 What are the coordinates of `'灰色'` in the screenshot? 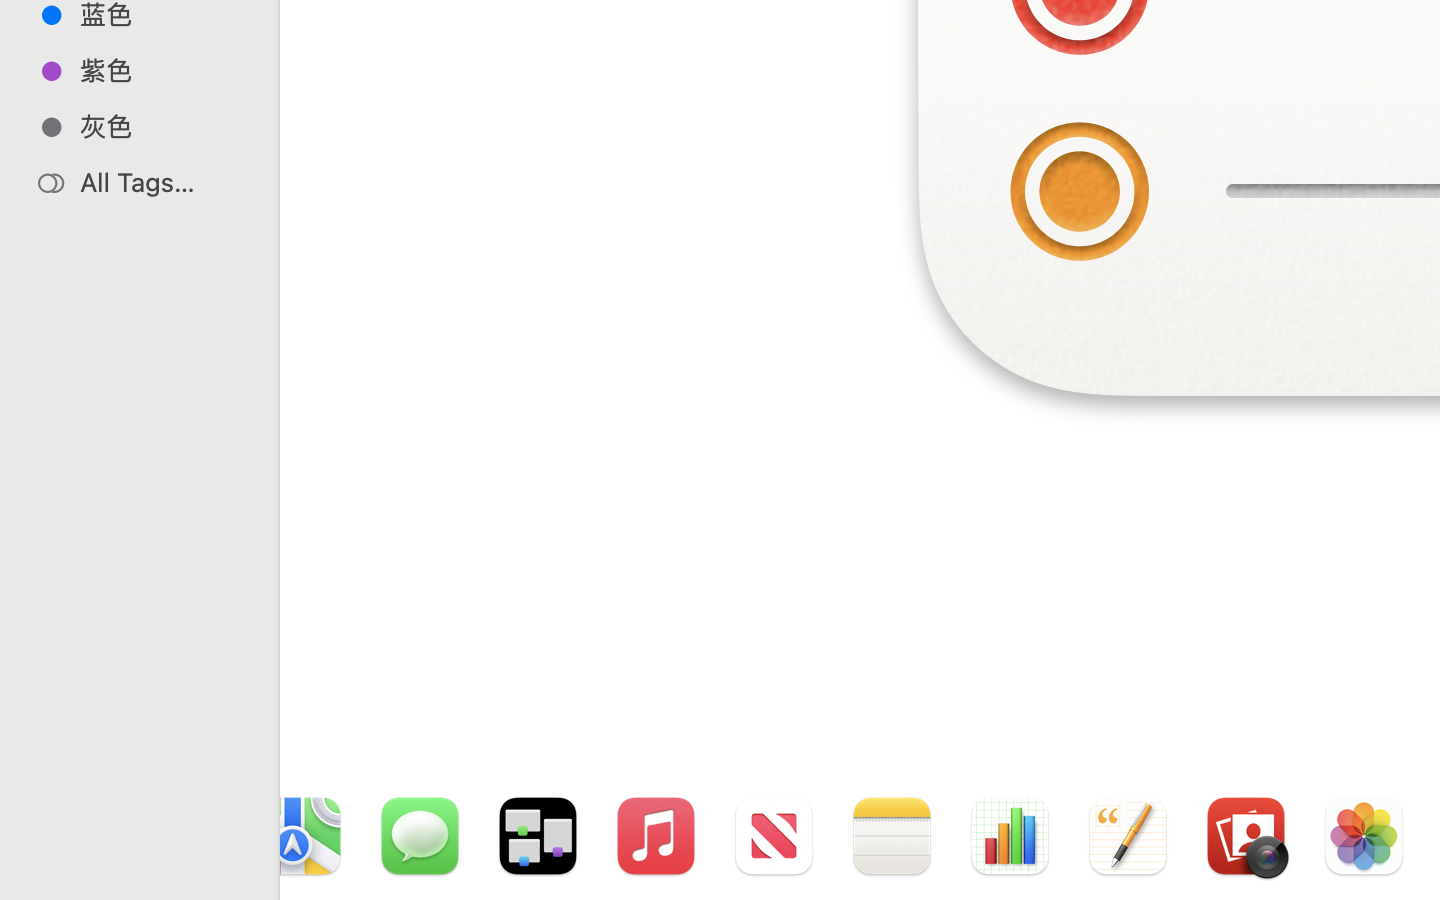 It's located at (159, 126).